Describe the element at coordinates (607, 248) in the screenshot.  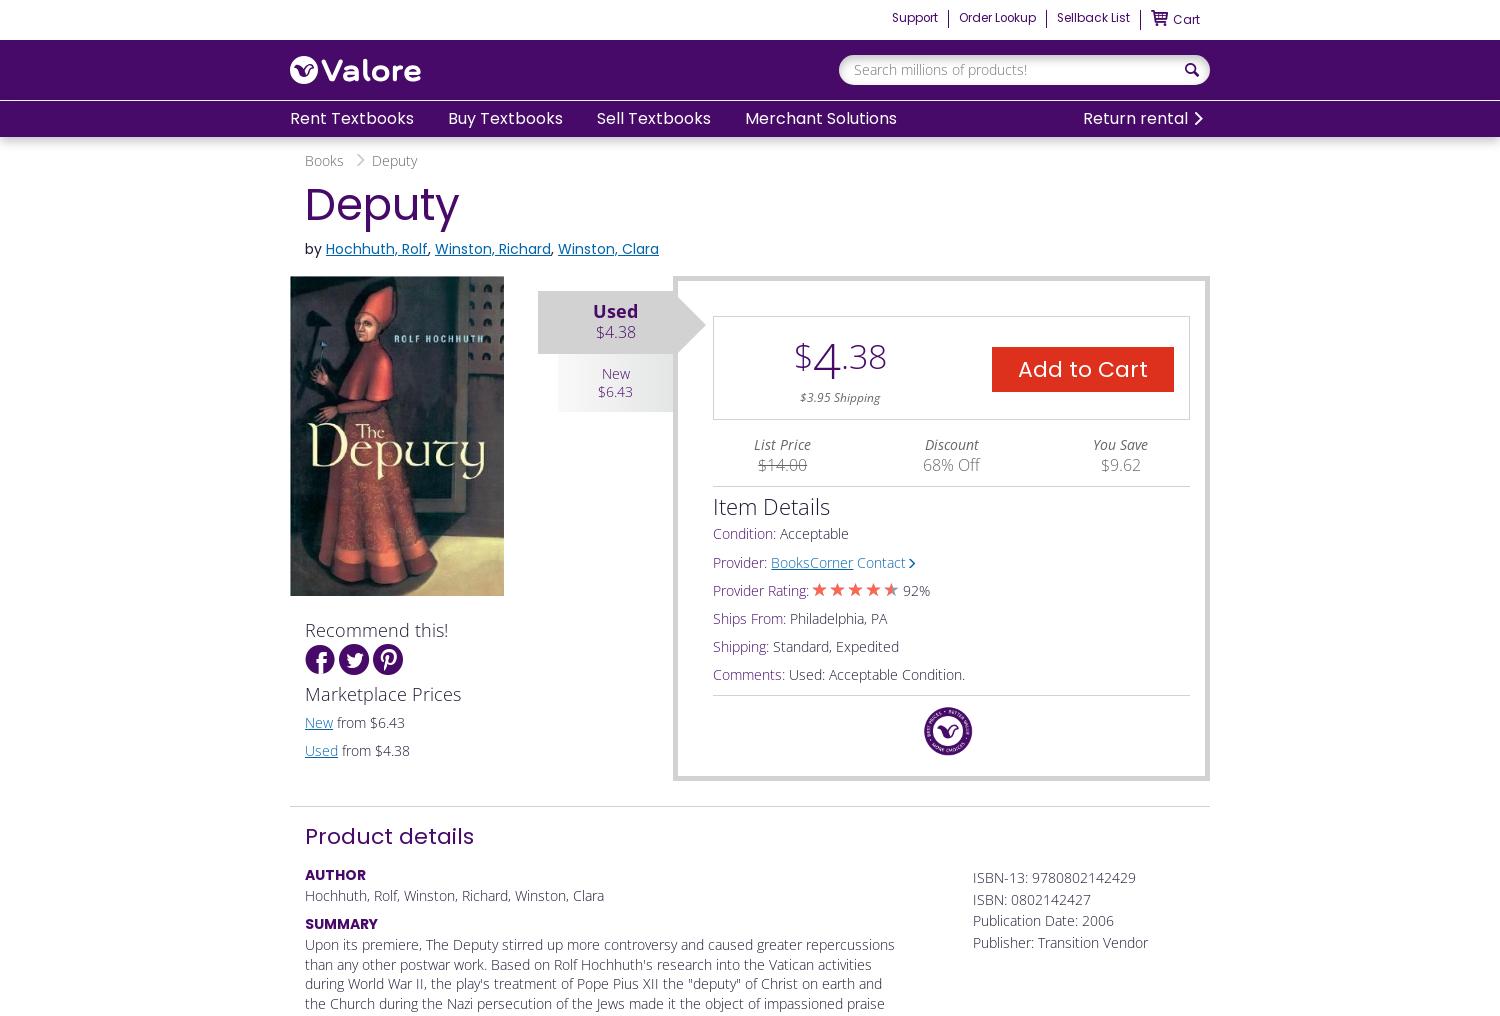
I see `'Winston, Clara'` at that location.